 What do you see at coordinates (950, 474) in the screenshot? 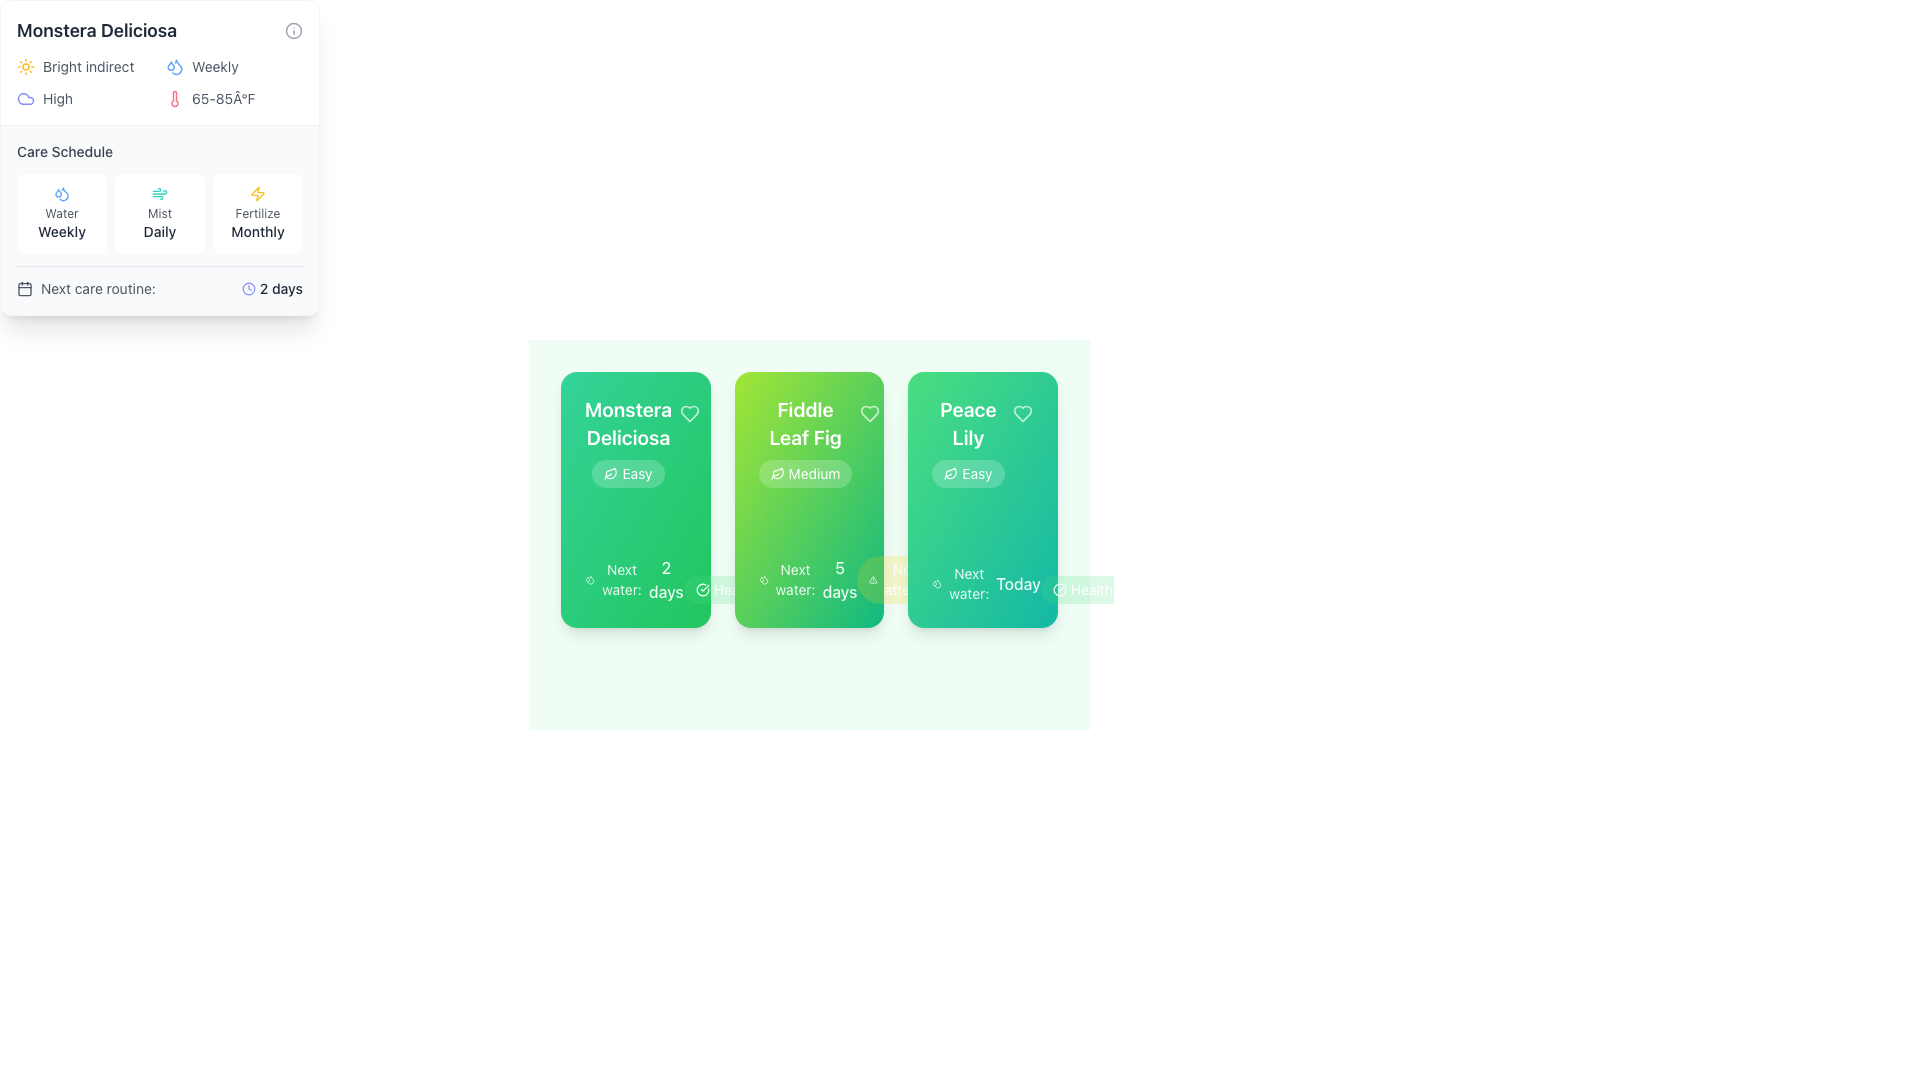
I see `the leaf-shaped icon located within the label below the title 'Monstera Deliciosa' on the first card from the left, positioned to the left of the text 'Easy'` at bounding box center [950, 474].